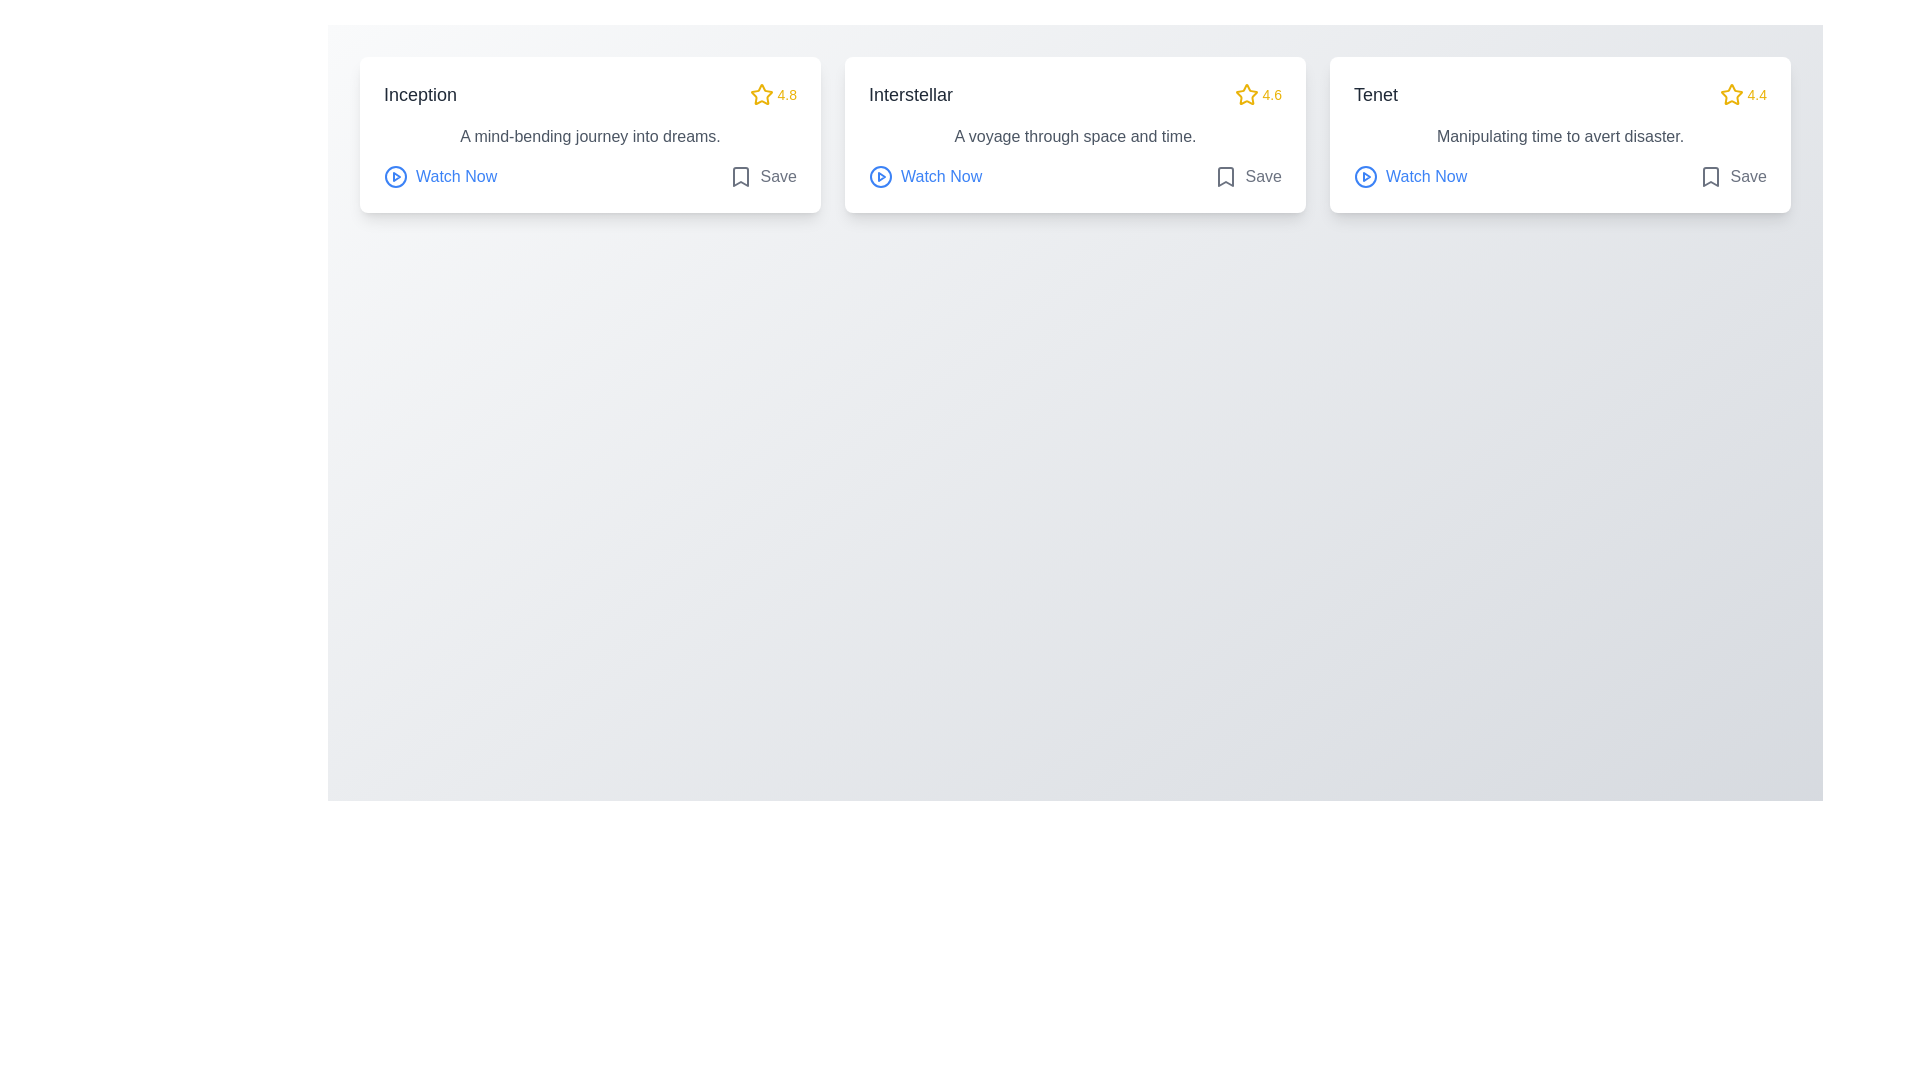 This screenshot has height=1080, width=1920. I want to click on the 'Save' button with a bookmark icon located in the center of the right section of the 'Inception' movie card to change its color, so click(761, 176).